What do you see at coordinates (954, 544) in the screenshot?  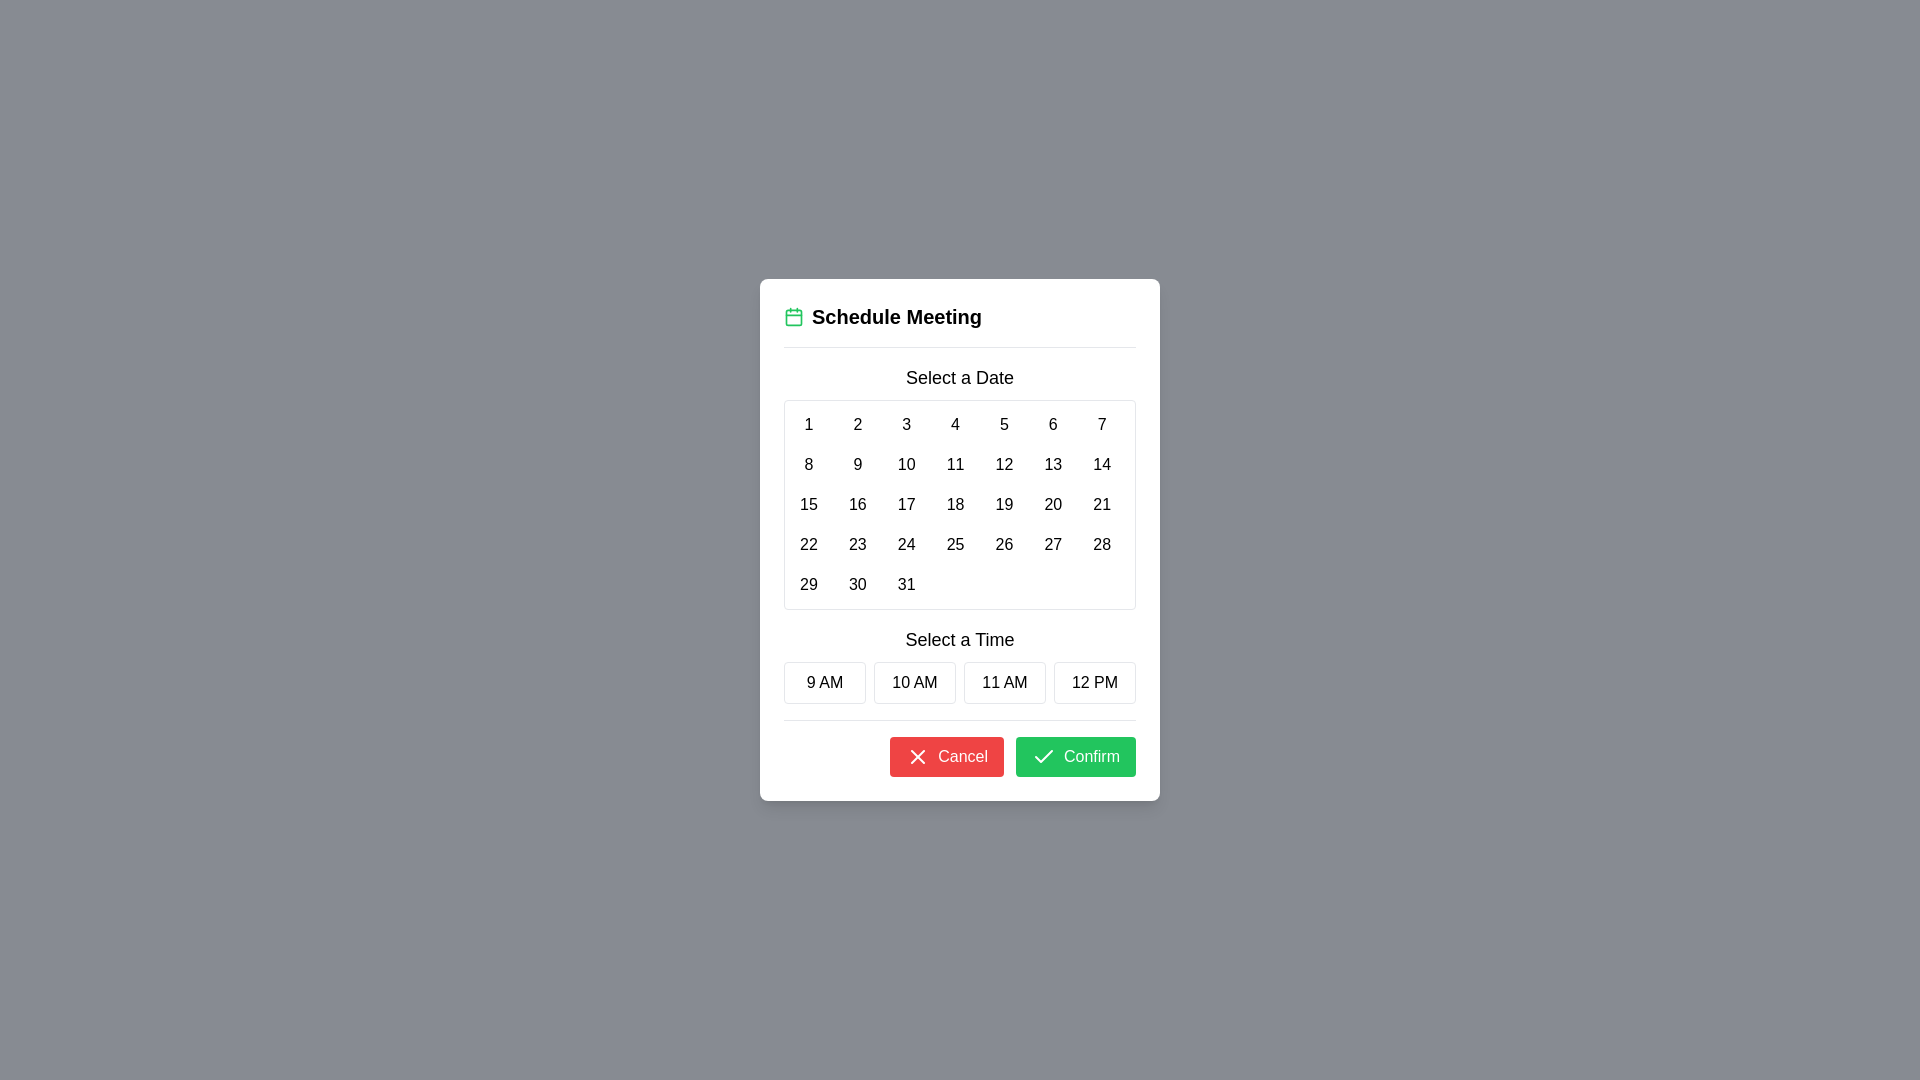 I see `the button displaying the number '25' located in the fourth row and fourth column of the calendar grid under the 'Select a Date' header in the 'Schedule Meeting' modal to activate its hover styling` at bounding box center [954, 544].